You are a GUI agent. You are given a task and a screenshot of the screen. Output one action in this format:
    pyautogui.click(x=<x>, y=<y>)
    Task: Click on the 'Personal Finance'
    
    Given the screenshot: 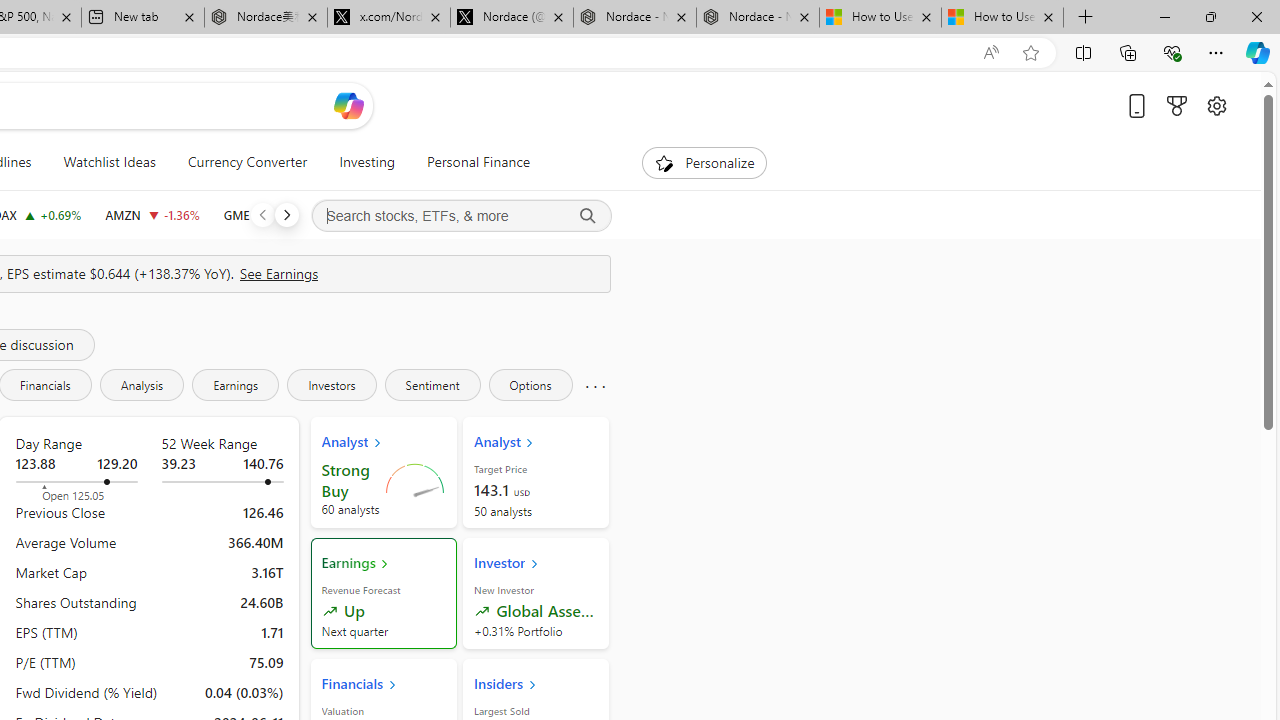 What is the action you would take?
    pyautogui.click(x=469, y=162)
    